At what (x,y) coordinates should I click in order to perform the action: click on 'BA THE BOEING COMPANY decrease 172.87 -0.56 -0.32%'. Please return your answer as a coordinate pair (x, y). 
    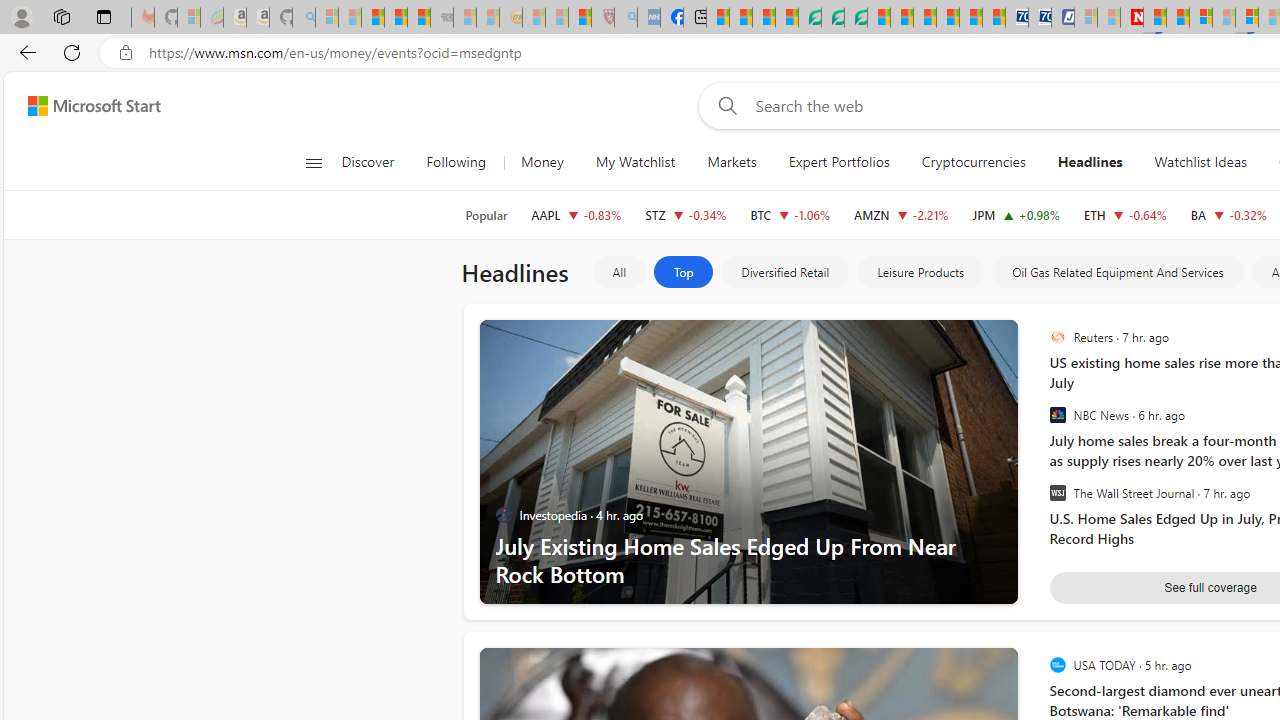
    Looking at the image, I should click on (1227, 214).